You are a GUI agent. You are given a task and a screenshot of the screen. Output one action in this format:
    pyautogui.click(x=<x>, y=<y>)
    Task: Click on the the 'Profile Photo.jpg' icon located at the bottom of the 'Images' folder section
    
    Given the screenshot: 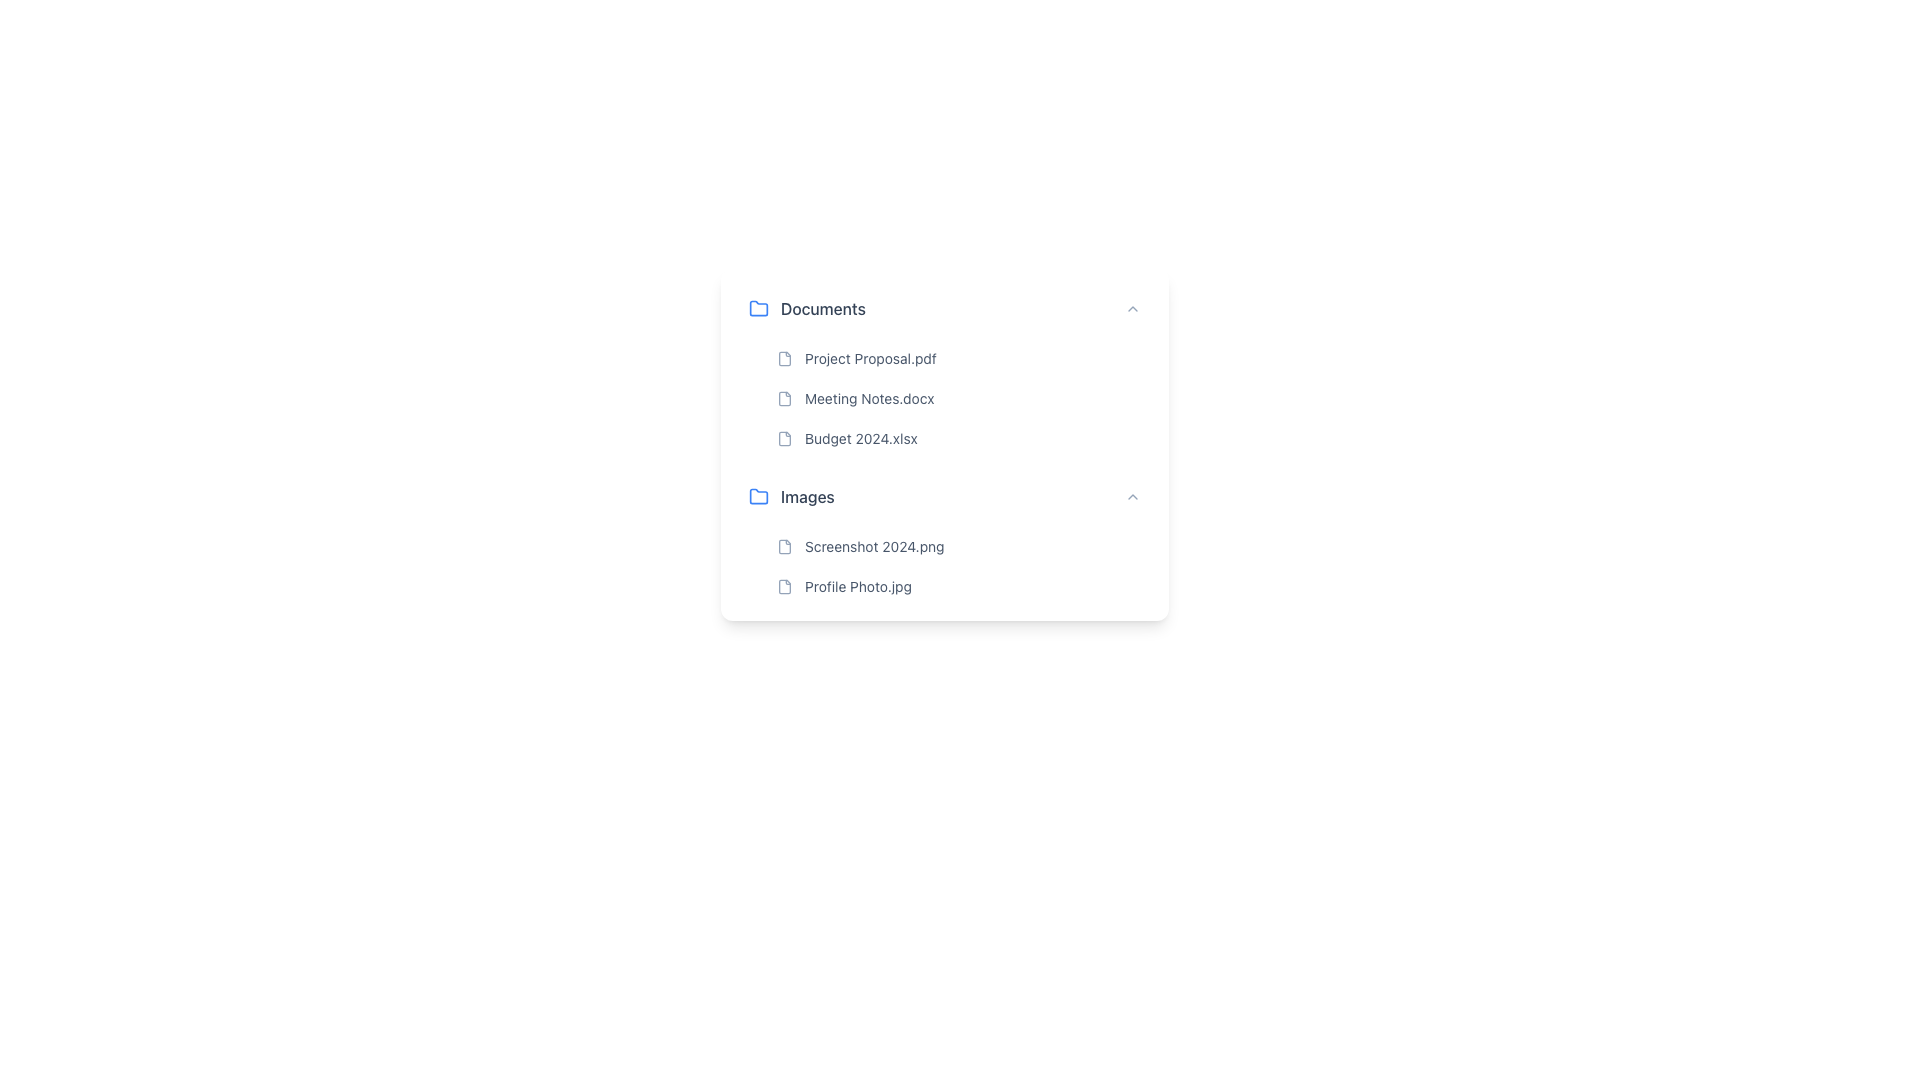 What is the action you would take?
    pyautogui.click(x=784, y=585)
    